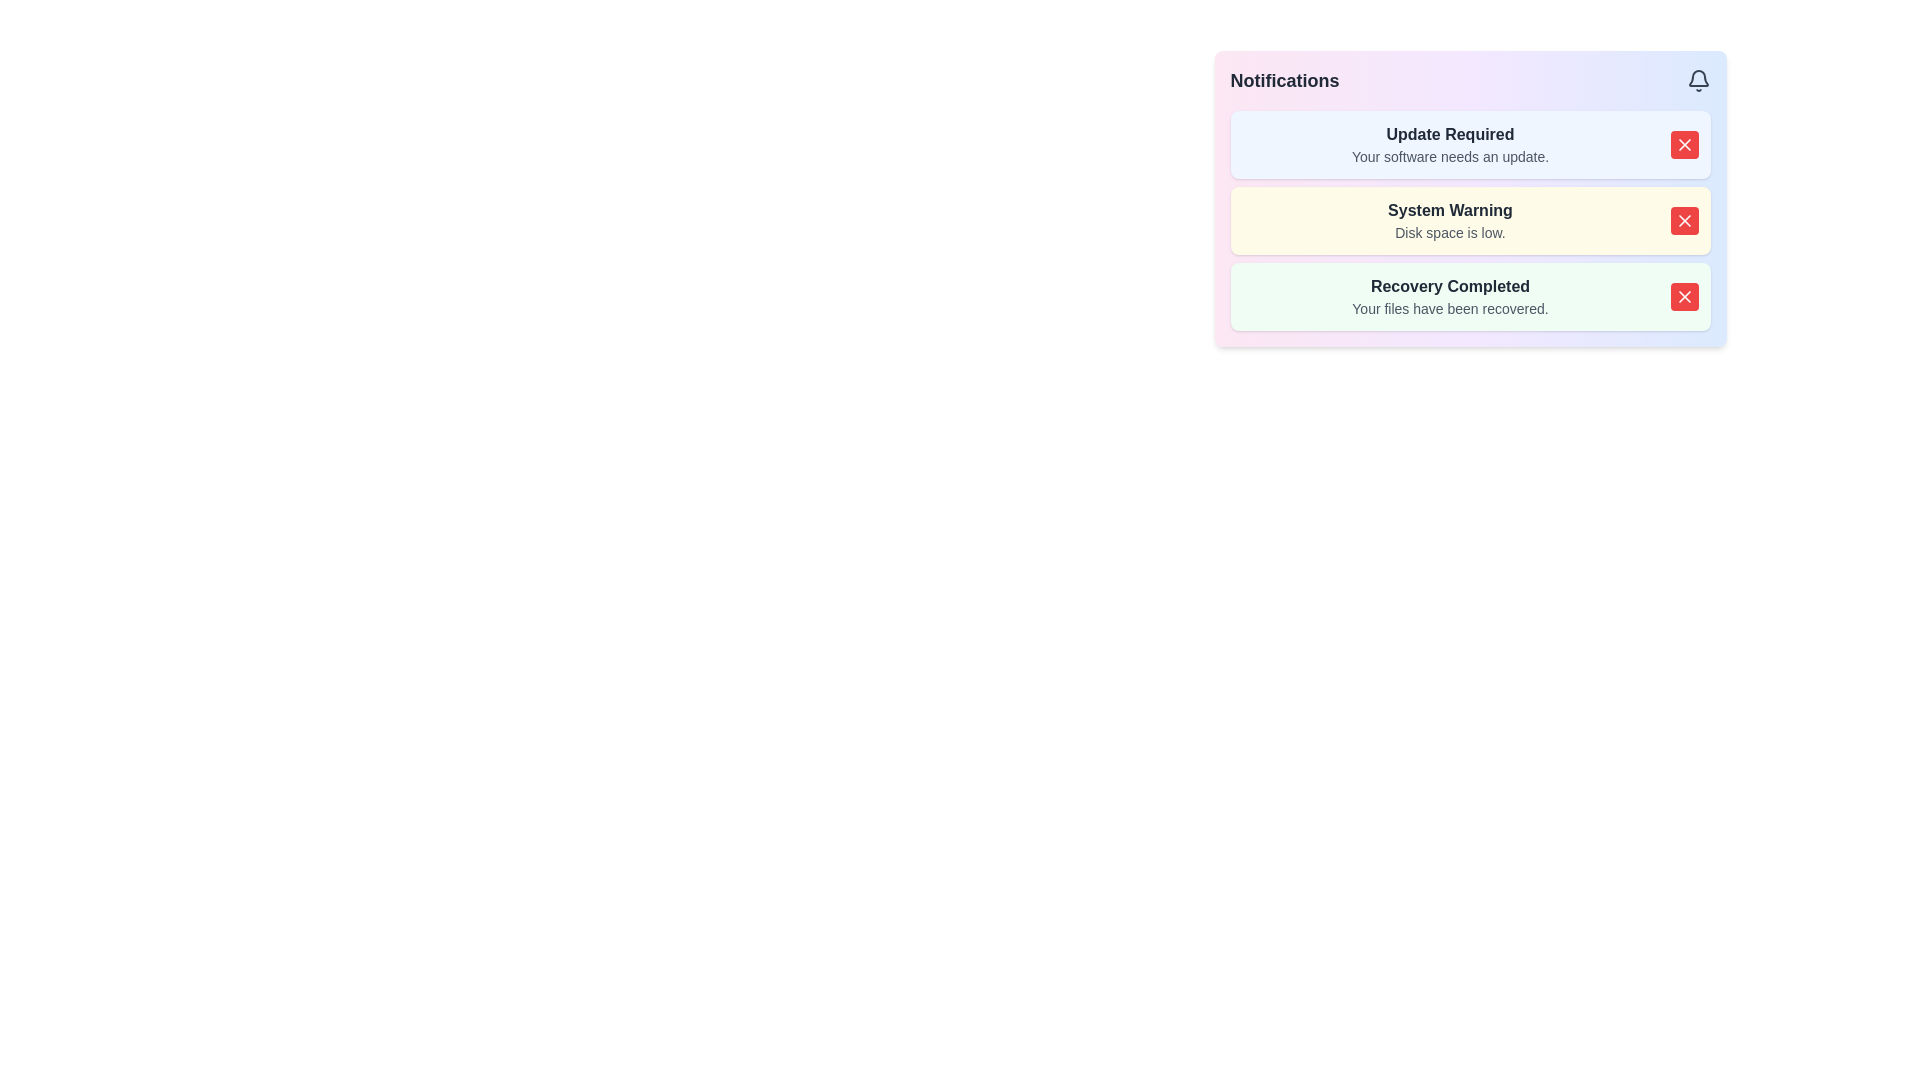 This screenshot has width=1920, height=1080. Describe the element at coordinates (1450, 231) in the screenshot. I see `message displayed in the text label that says 'Disk space is low.' which is located beneath the 'System Warning' title in the notification panel` at that location.